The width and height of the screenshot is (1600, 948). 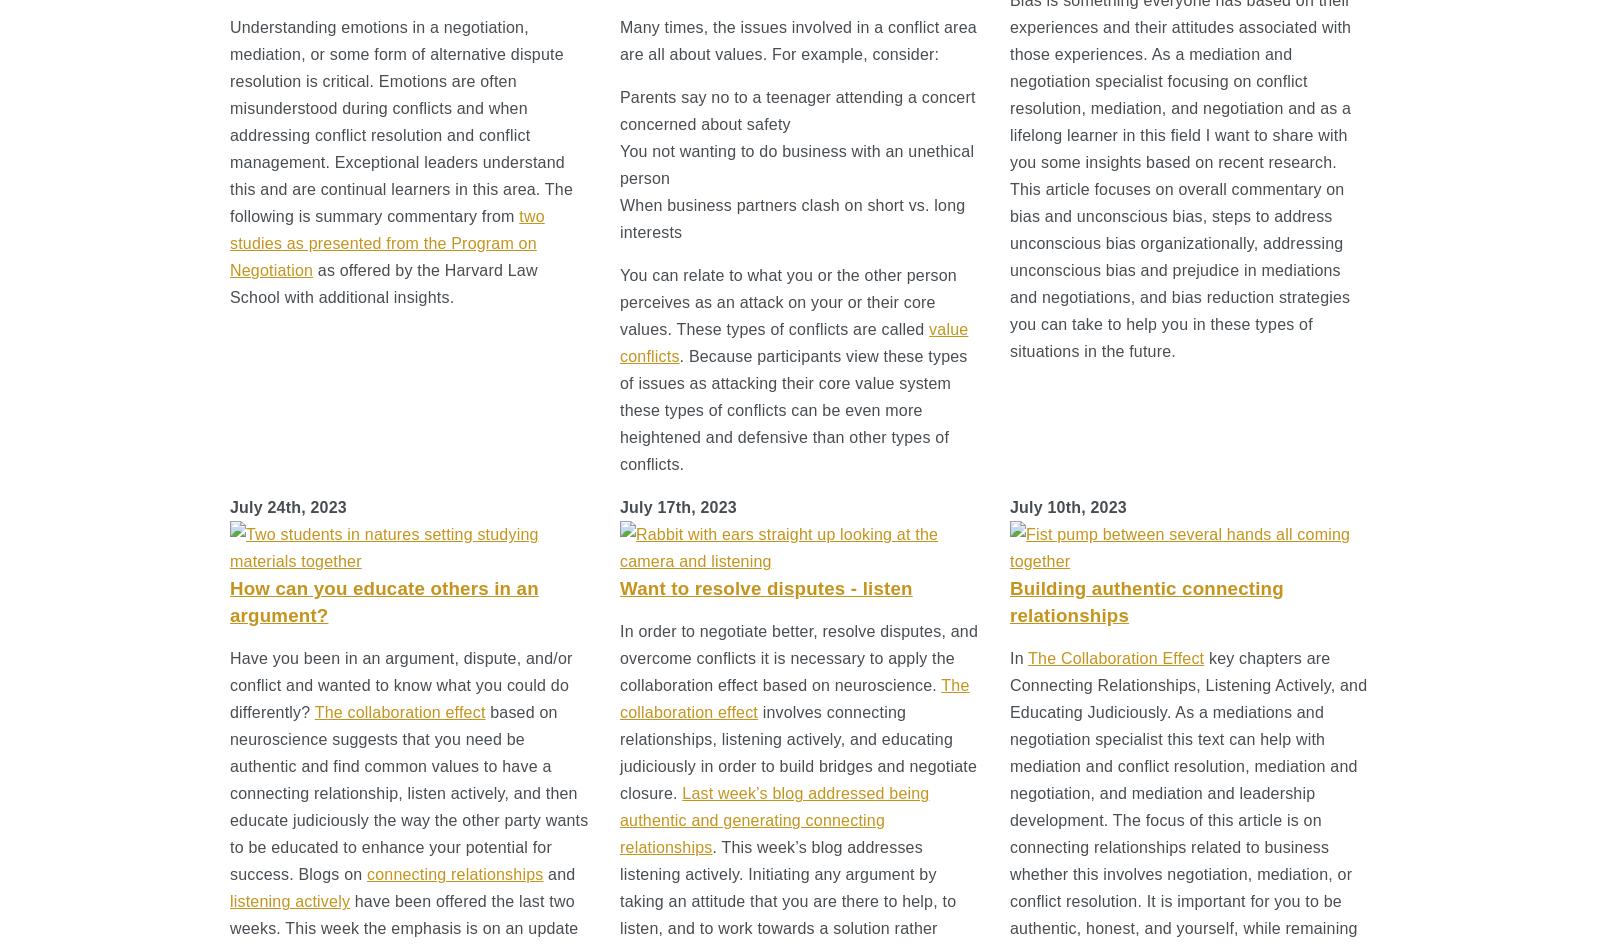 What do you see at coordinates (387, 243) in the screenshot?
I see `'two studies as presented from the Program on Negotiation'` at bounding box center [387, 243].